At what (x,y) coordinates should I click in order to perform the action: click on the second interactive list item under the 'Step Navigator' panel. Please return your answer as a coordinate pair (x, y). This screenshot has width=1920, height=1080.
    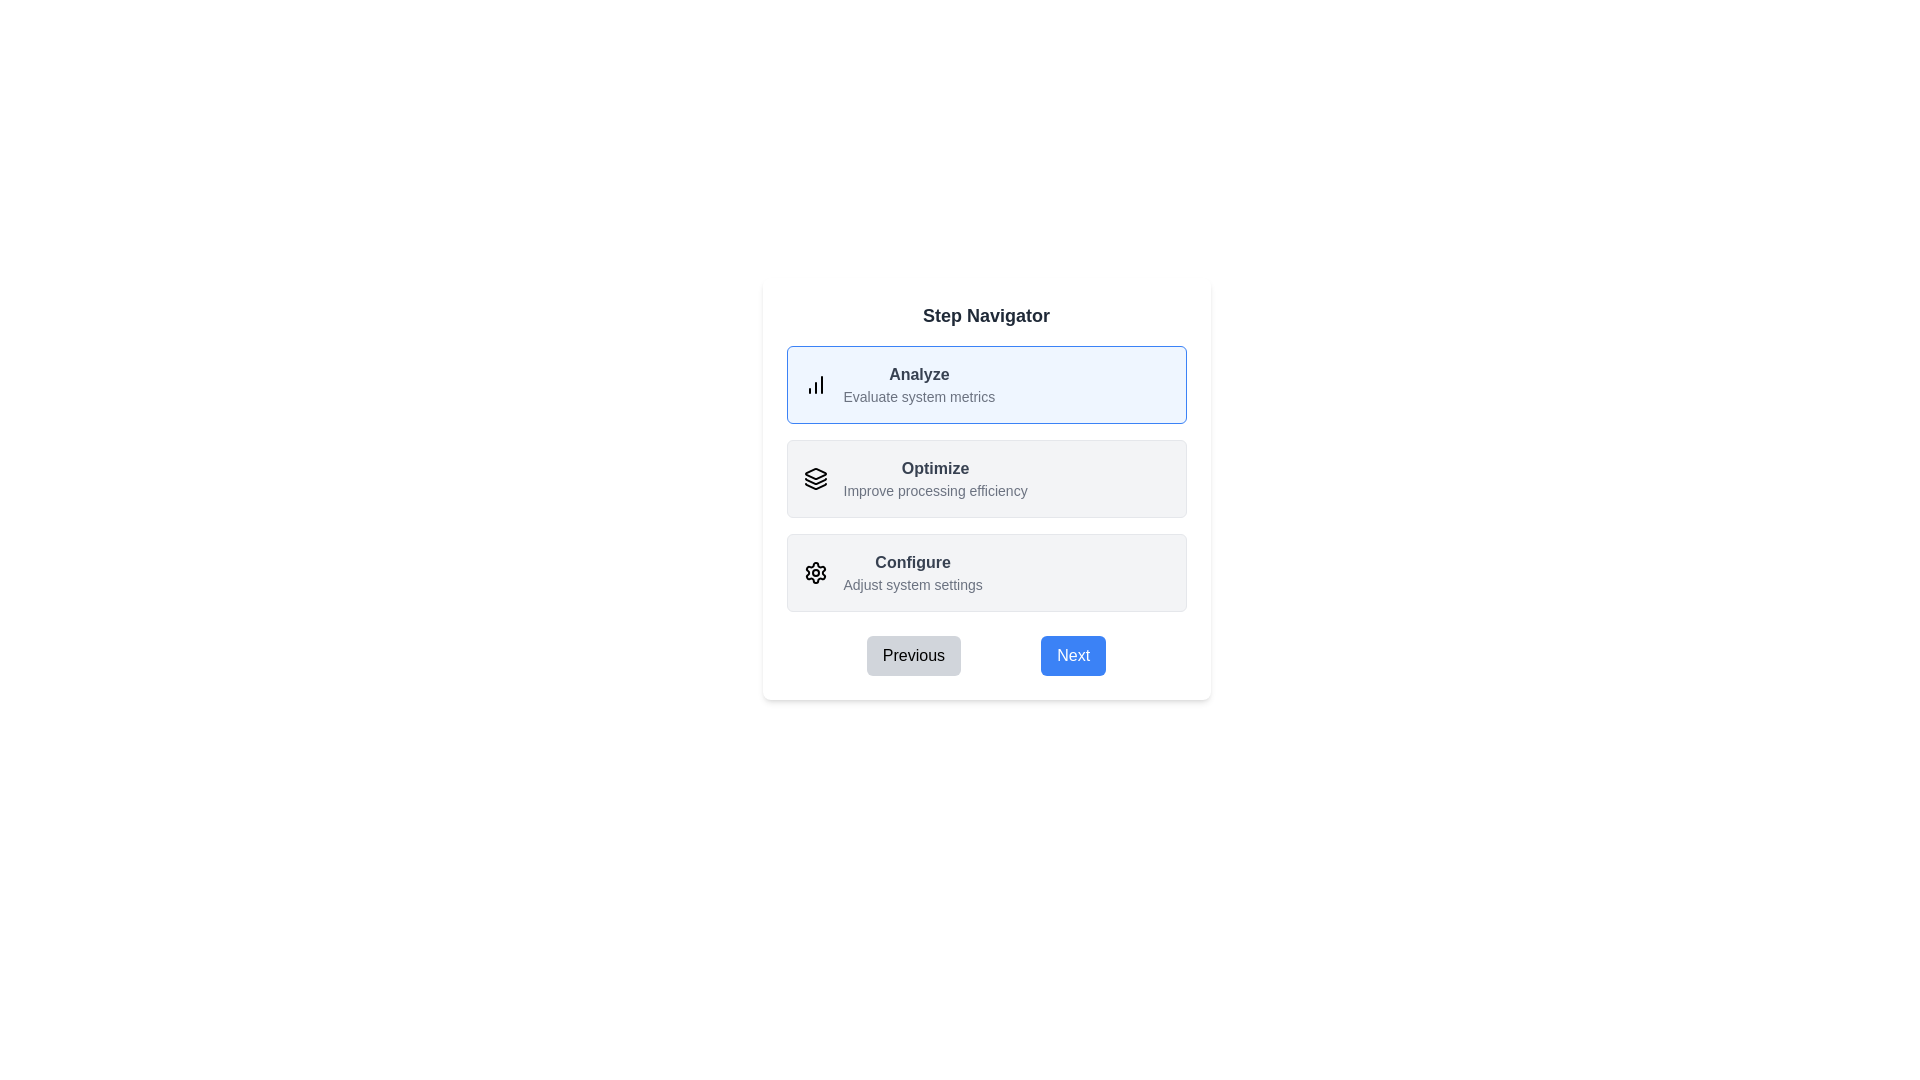
    Looking at the image, I should click on (986, 478).